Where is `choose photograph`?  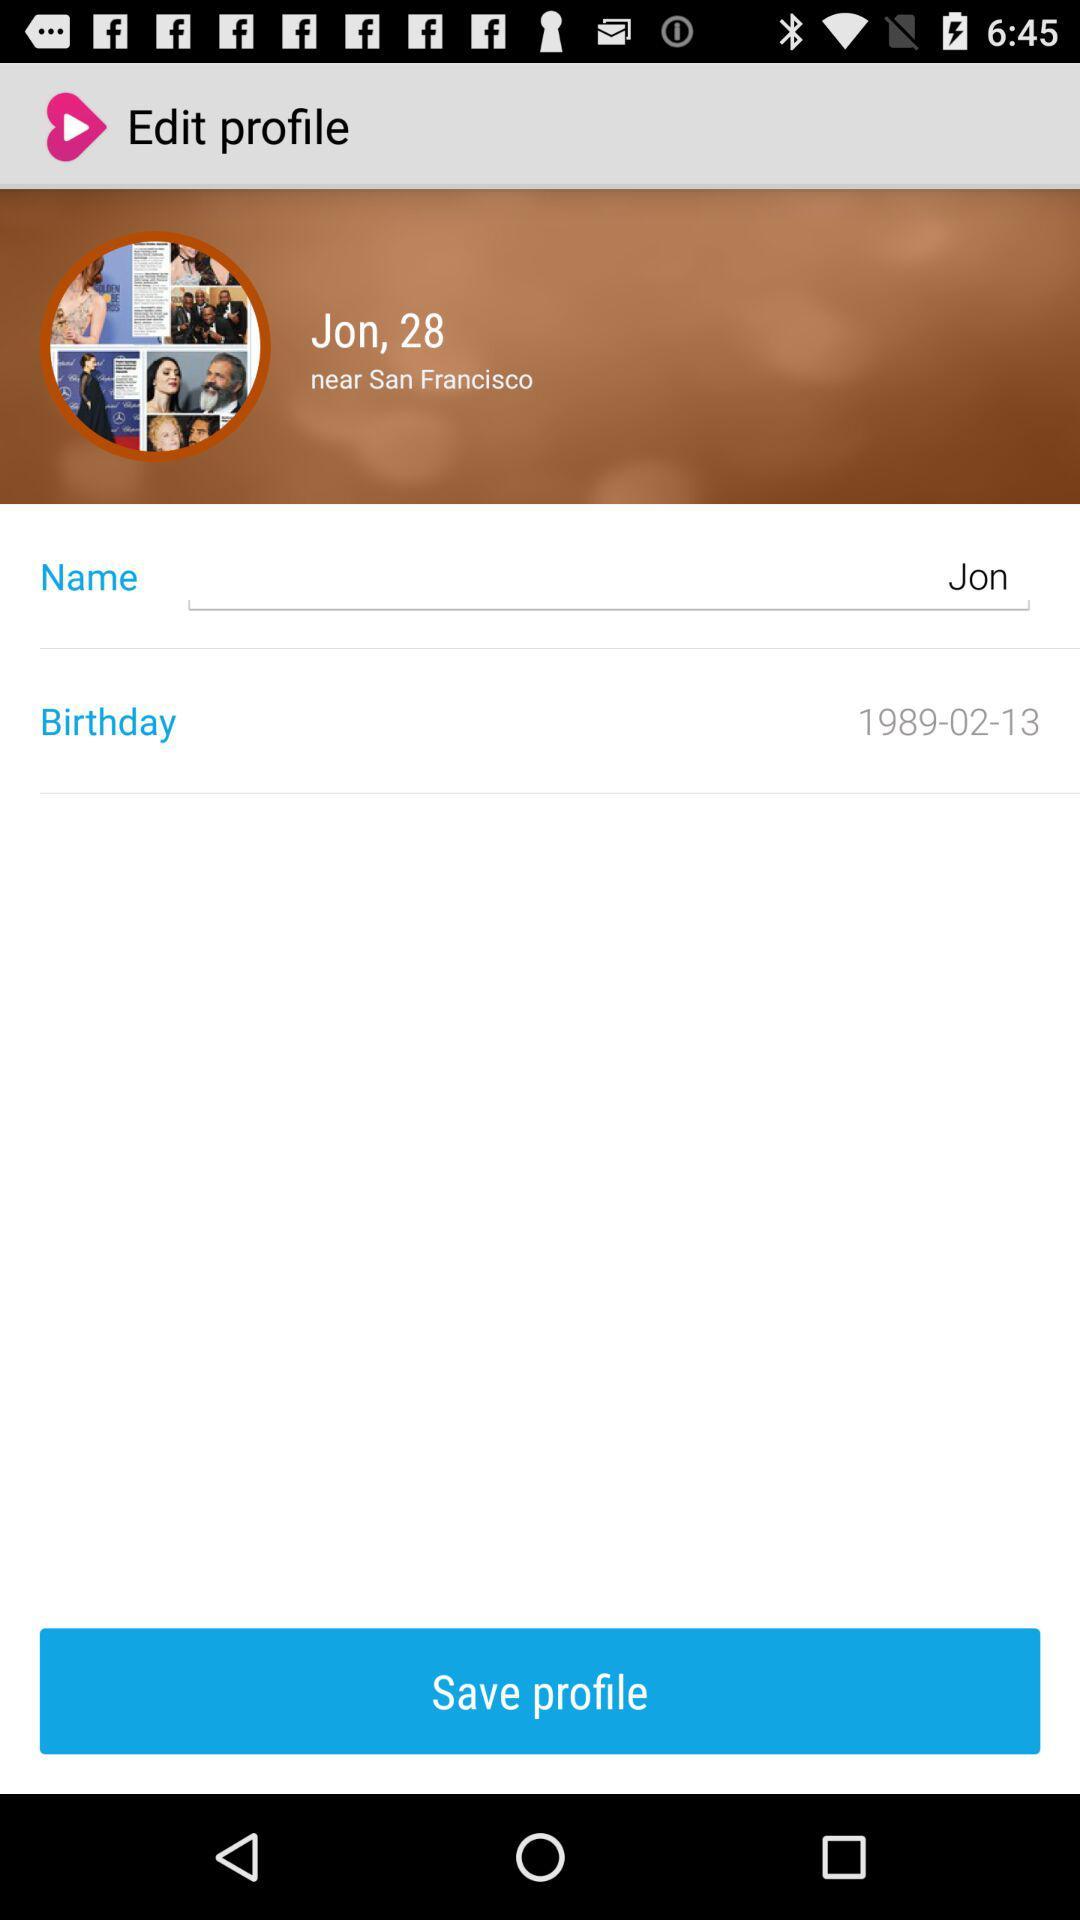 choose photograph is located at coordinates (154, 346).